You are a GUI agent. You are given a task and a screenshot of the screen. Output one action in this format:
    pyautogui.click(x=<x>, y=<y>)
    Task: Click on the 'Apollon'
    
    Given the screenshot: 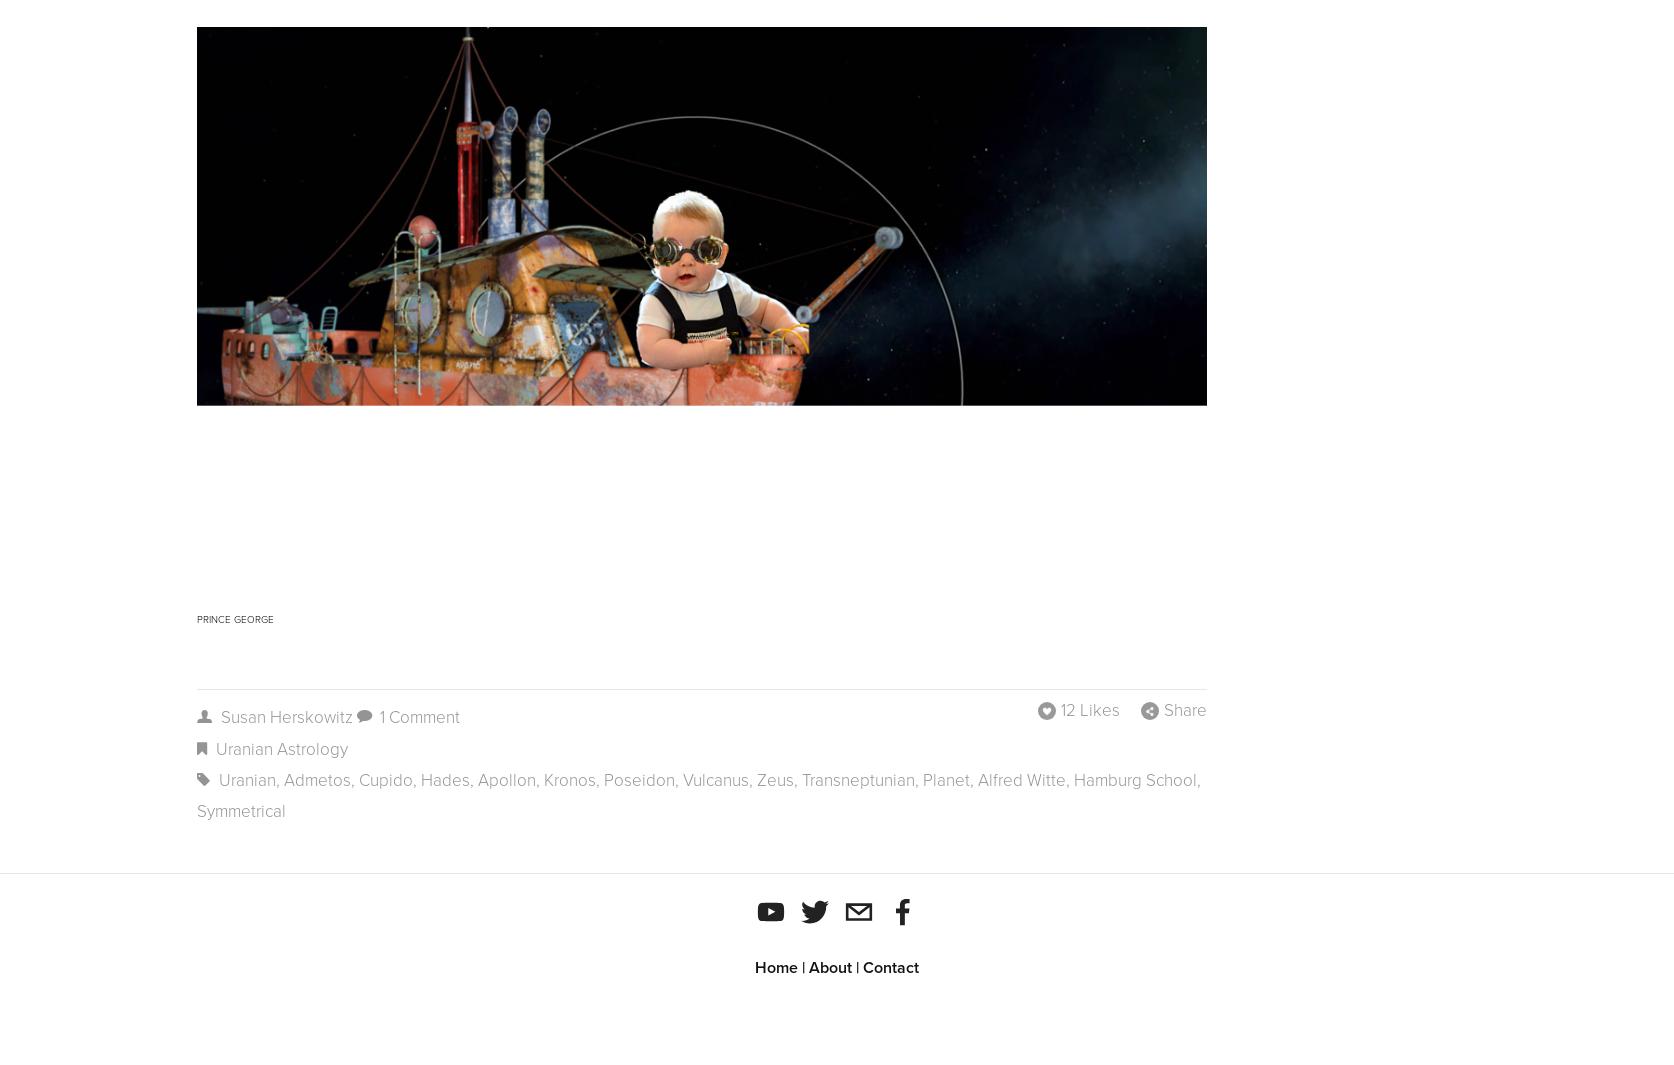 What is the action you would take?
    pyautogui.click(x=505, y=780)
    